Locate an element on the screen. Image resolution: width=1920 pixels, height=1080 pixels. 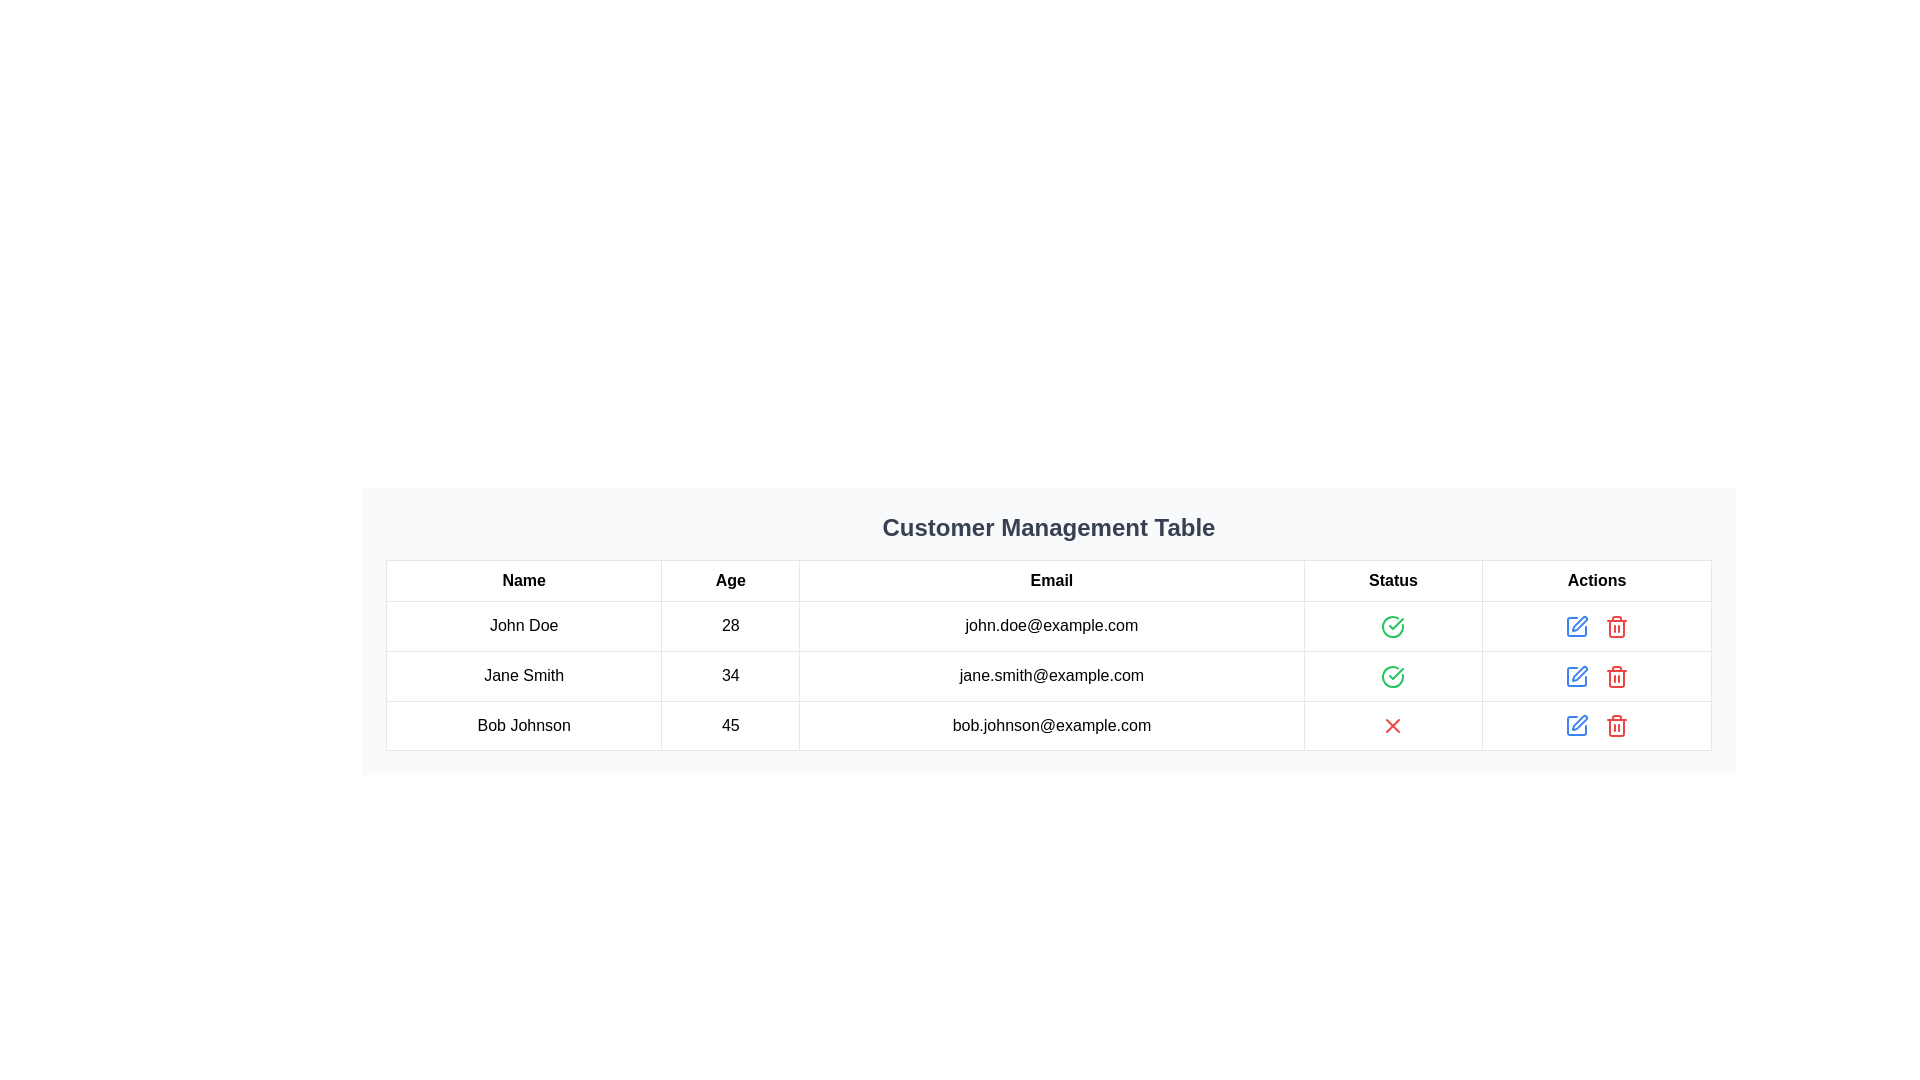
the close icon represented by a red 'X' within an SVG graphic located in the 'Actions' column of the last row for 'Bob Johnson' is located at coordinates (1392, 726).